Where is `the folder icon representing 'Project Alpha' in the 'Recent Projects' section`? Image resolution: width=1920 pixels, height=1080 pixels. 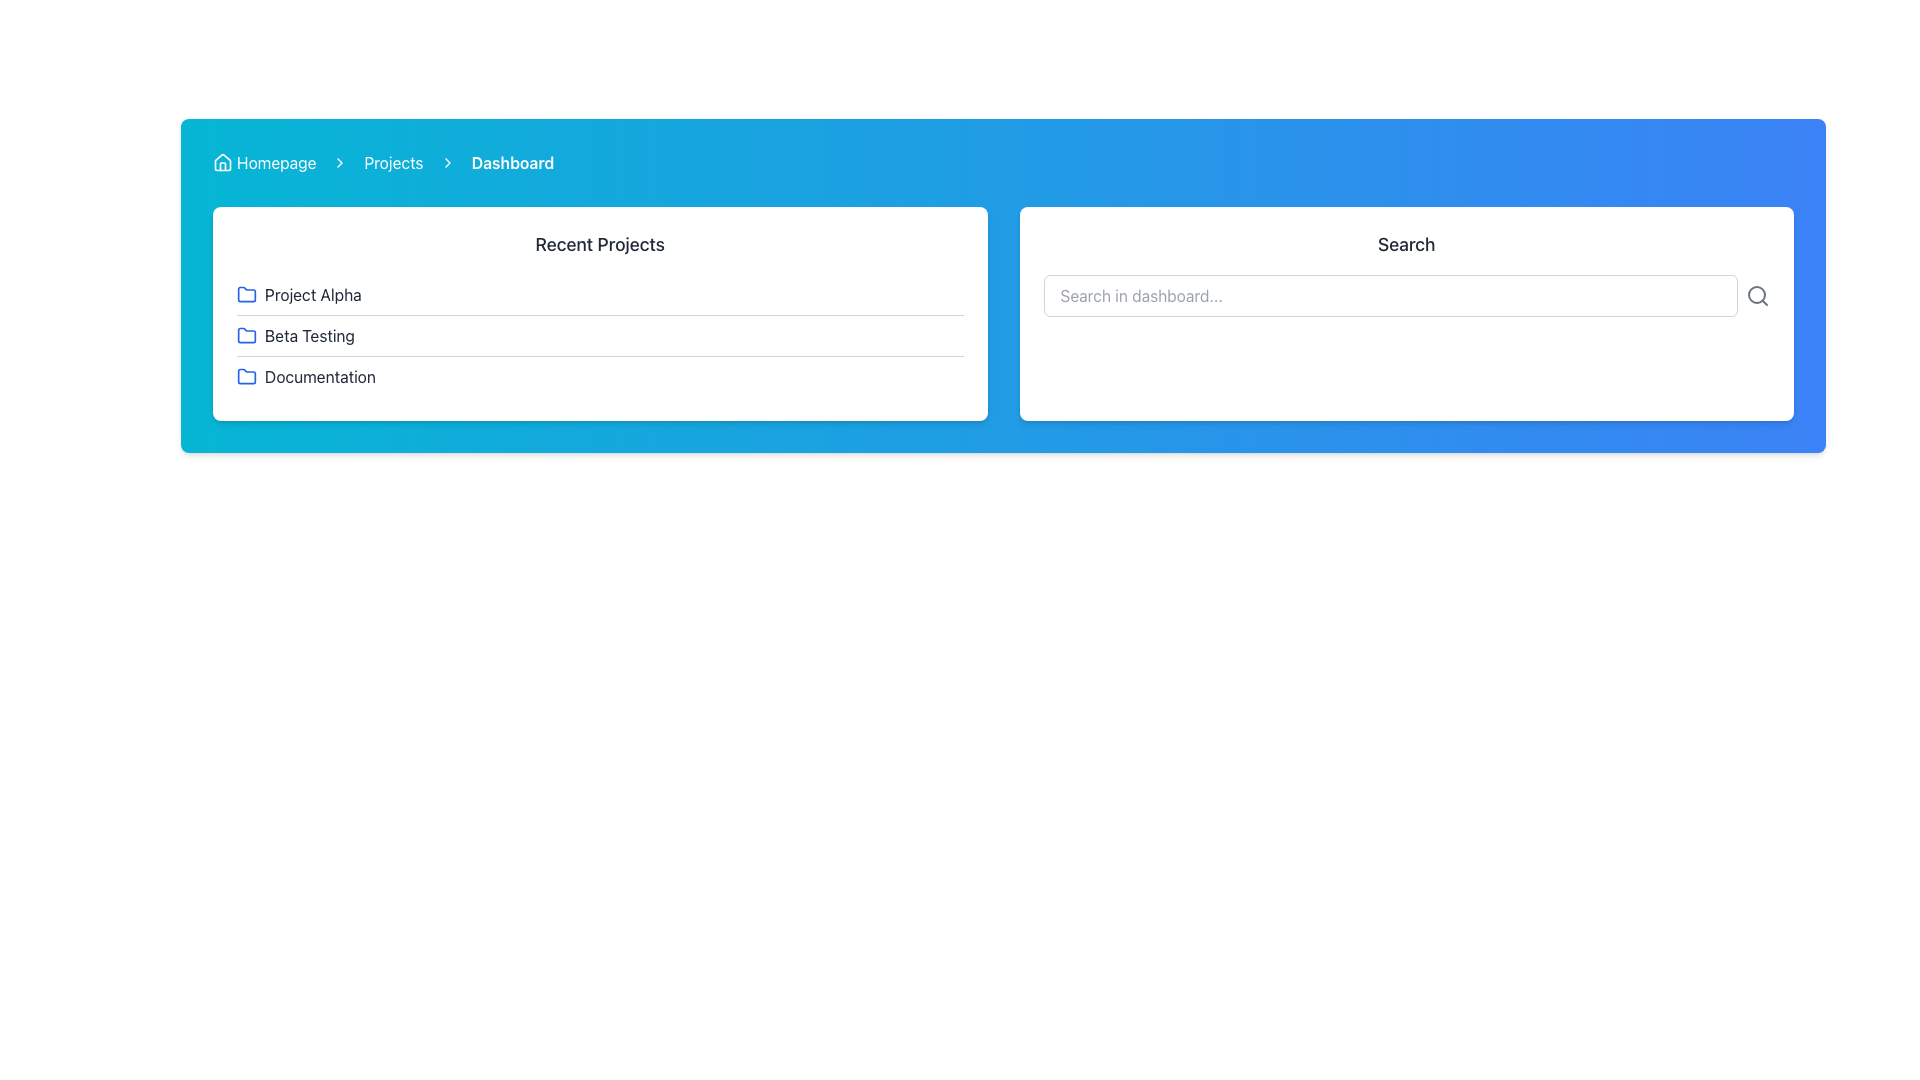 the folder icon representing 'Project Alpha' in the 'Recent Projects' section is located at coordinates (245, 293).